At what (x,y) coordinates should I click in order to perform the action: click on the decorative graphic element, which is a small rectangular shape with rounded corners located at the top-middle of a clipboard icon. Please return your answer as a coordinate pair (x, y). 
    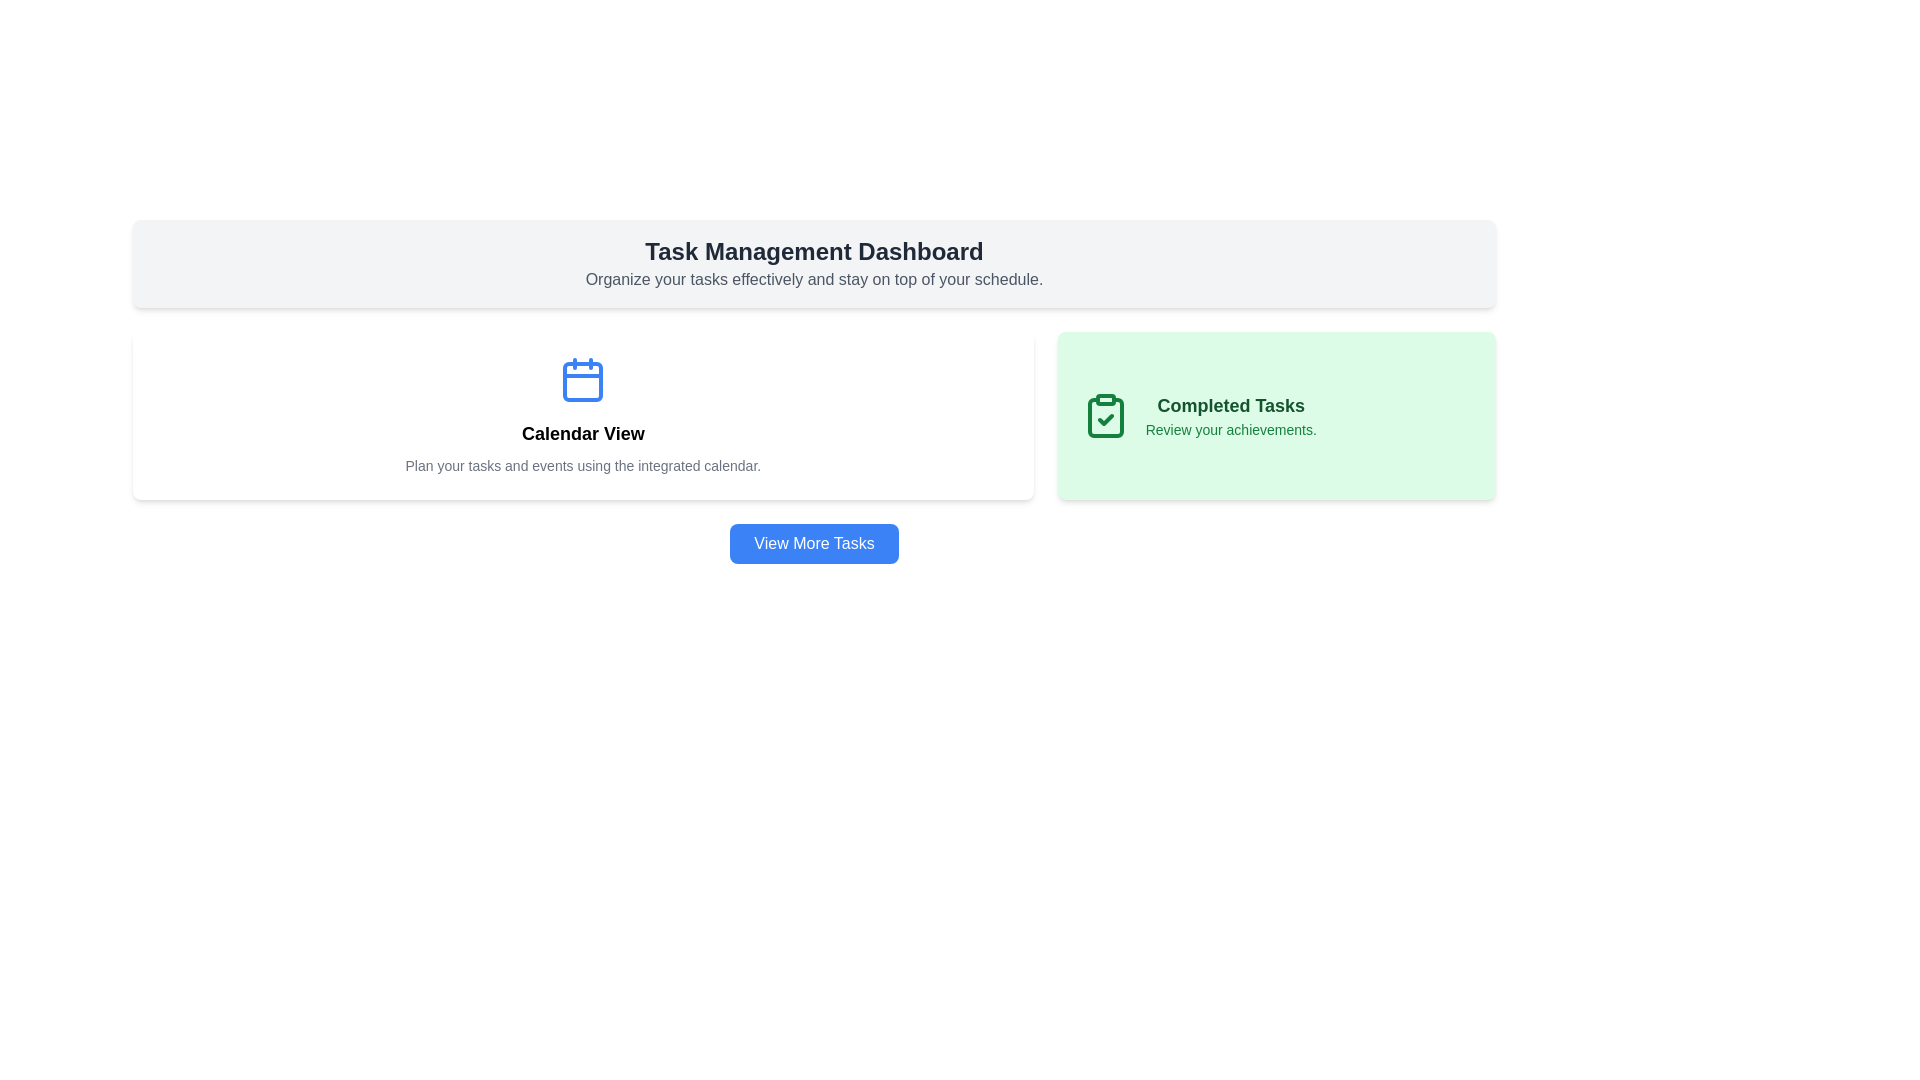
    Looking at the image, I should click on (1104, 400).